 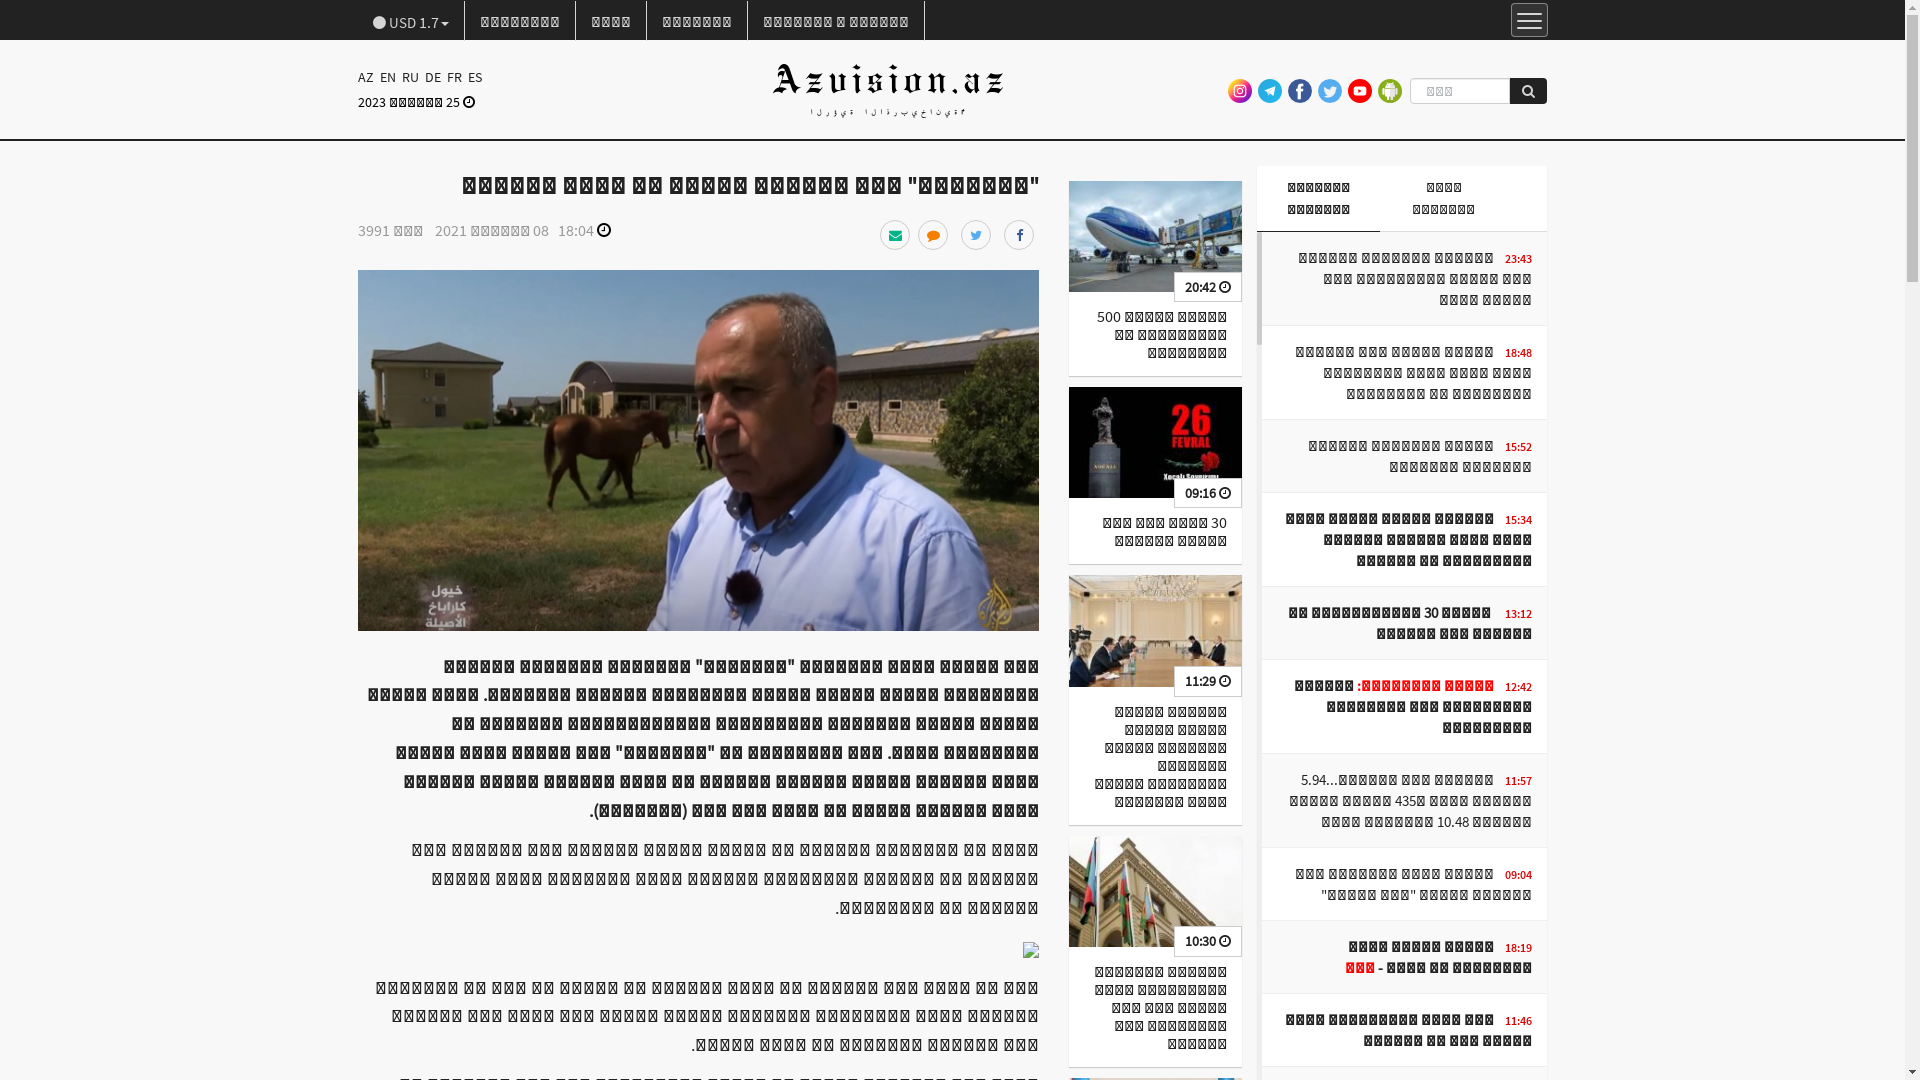 I want to click on 'EN', so click(x=375, y=76).